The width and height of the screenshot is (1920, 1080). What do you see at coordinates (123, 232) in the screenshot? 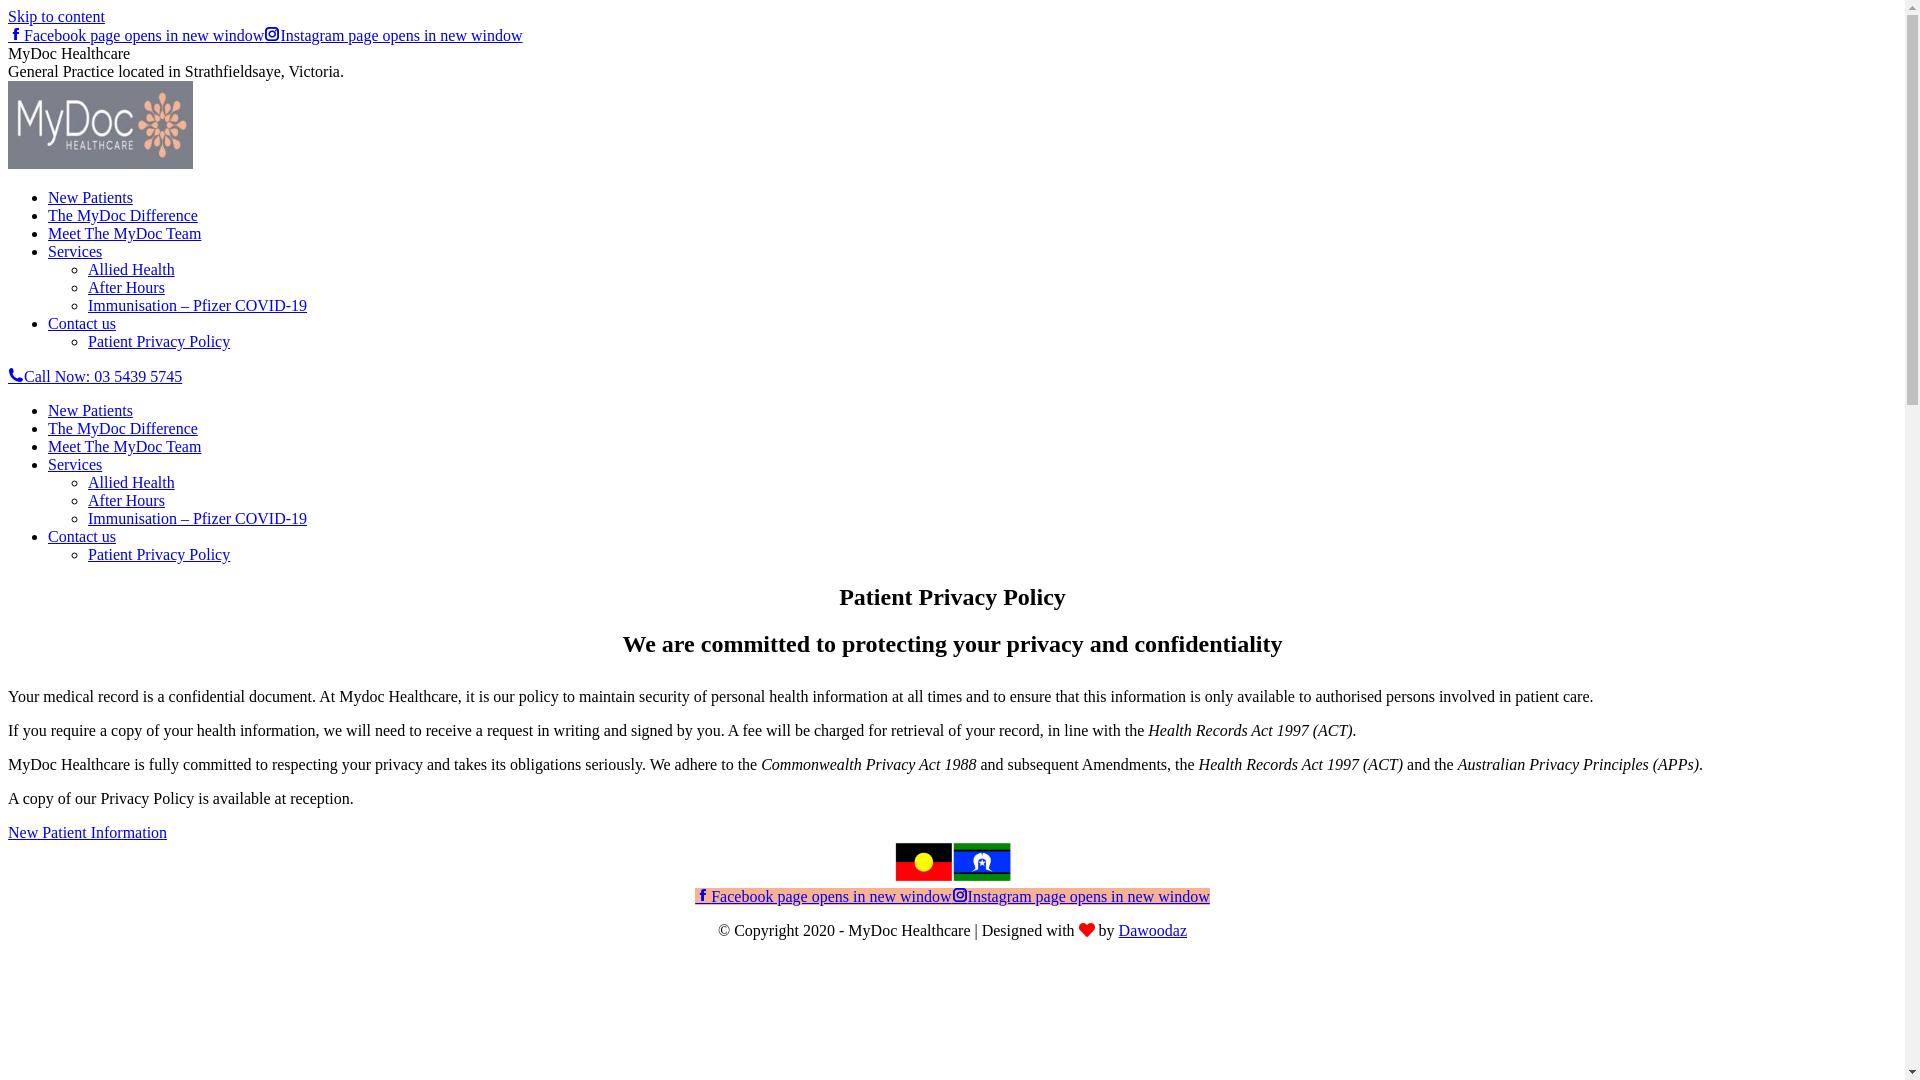
I see `'Meet The MyDoc Team'` at bounding box center [123, 232].